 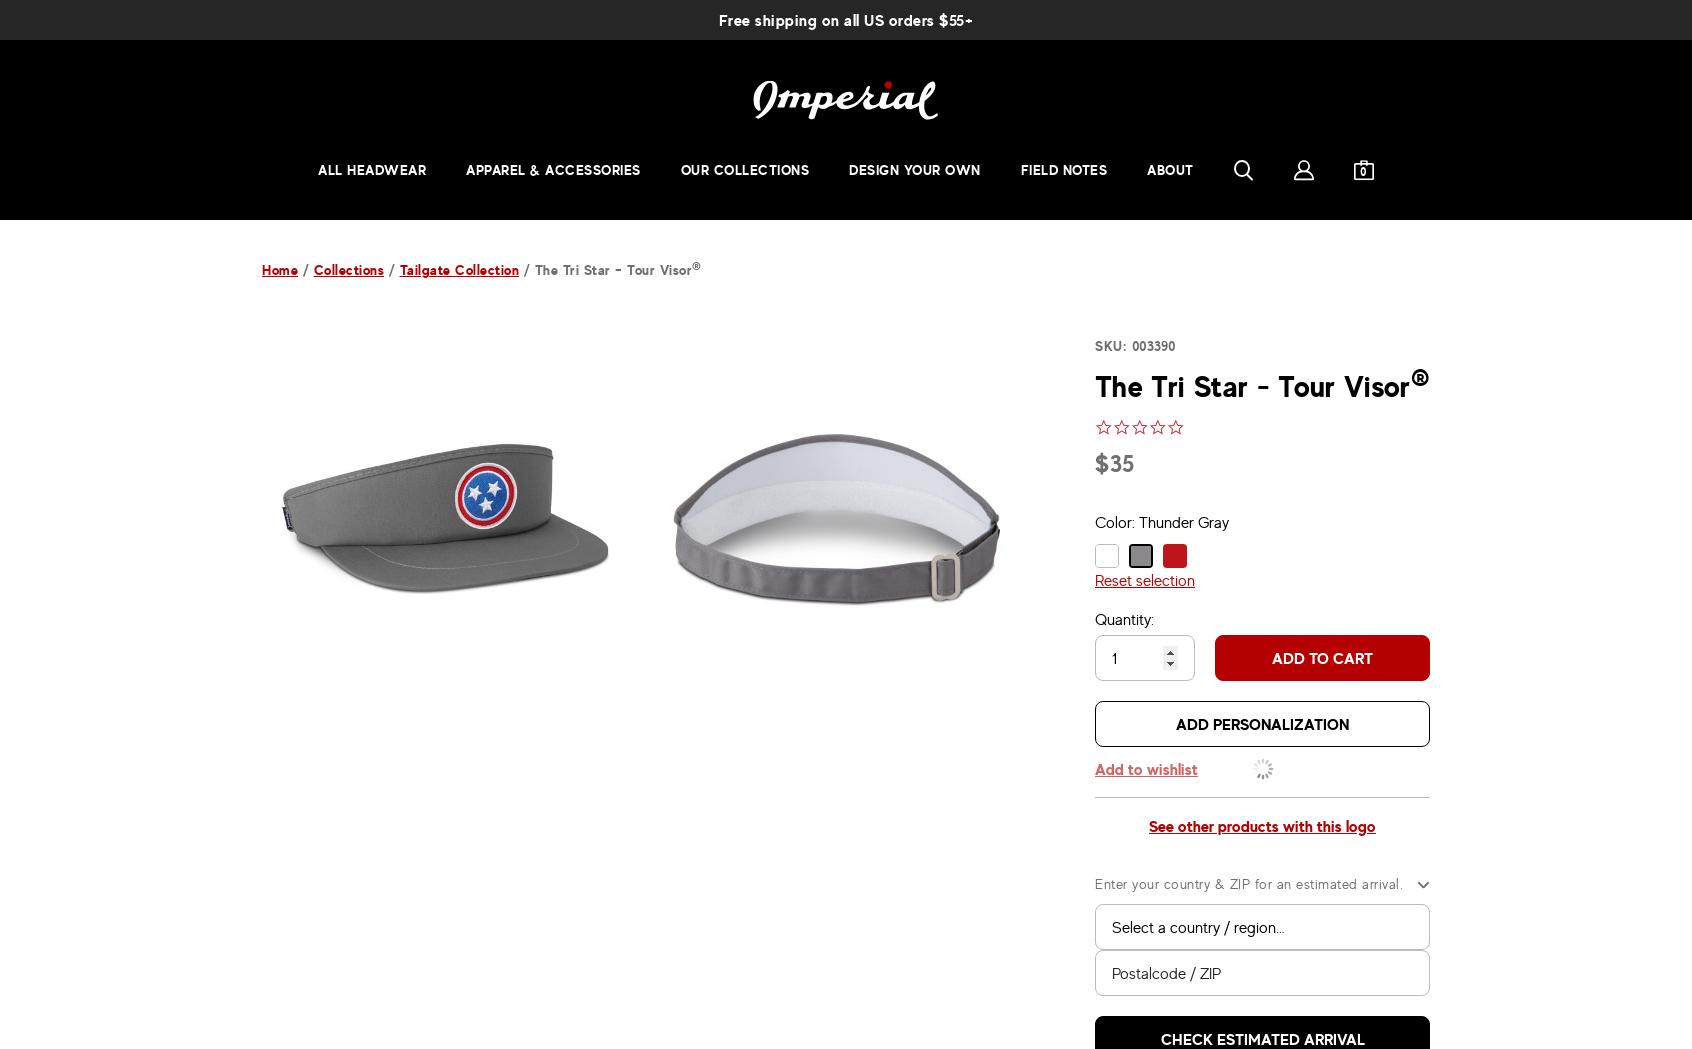 I want to click on 'All Headwear', so click(x=372, y=168).